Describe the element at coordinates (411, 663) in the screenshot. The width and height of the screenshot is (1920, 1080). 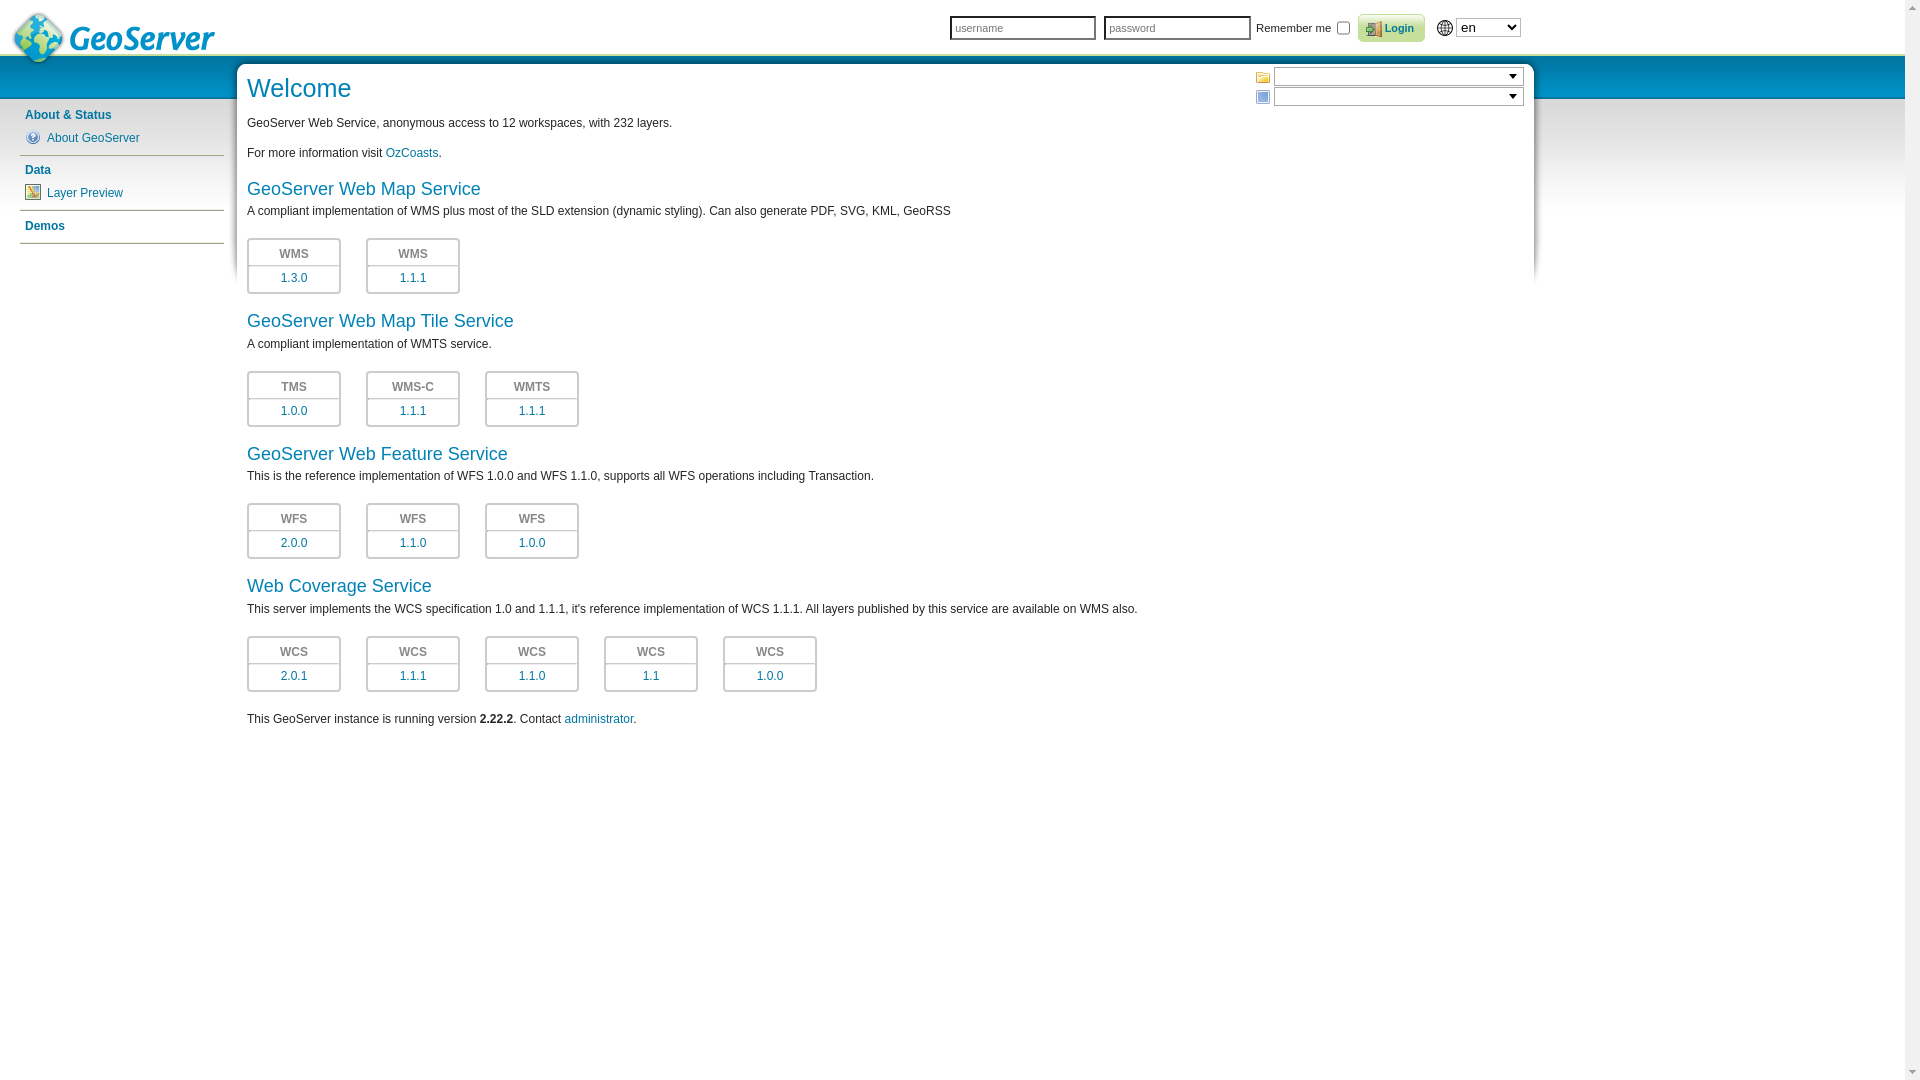
I see `'WCS` at that location.